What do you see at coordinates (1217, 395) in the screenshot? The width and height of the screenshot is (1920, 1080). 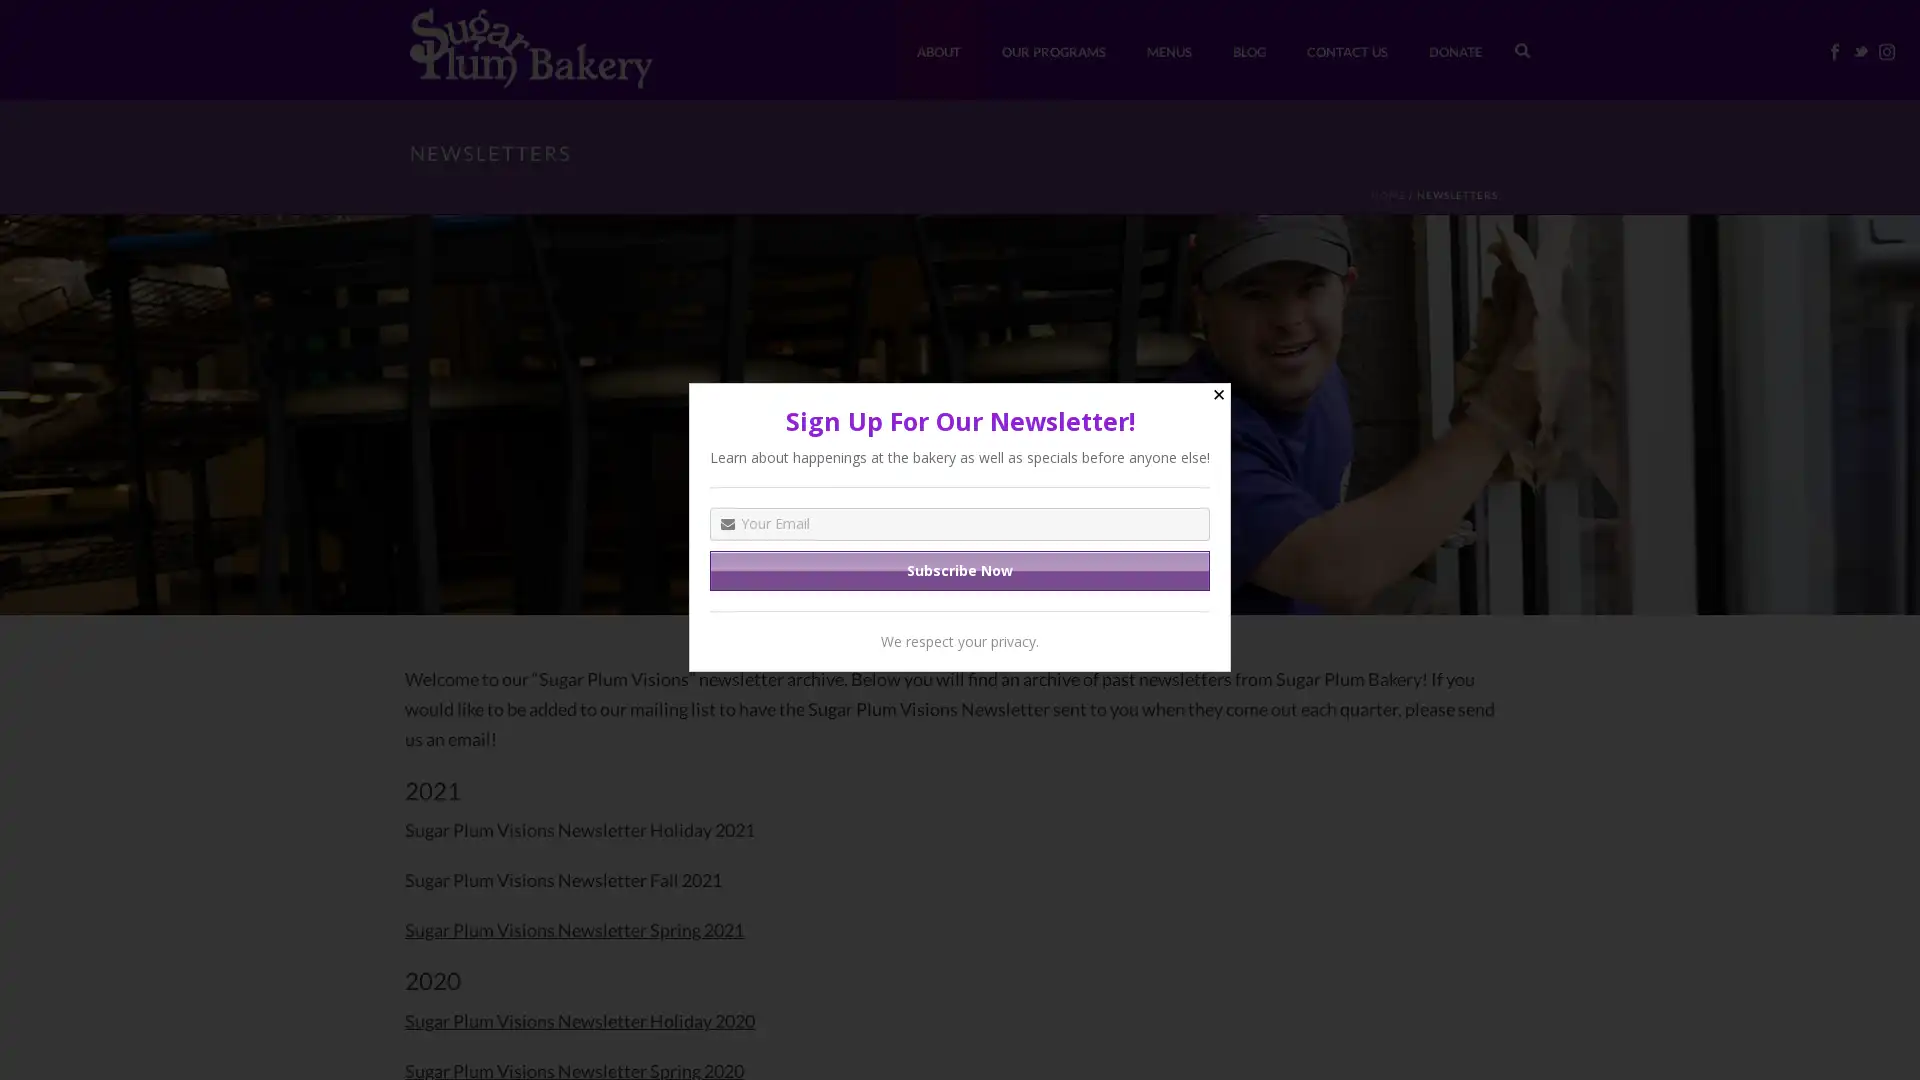 I see `Close` at bounding box center [1217, 395].